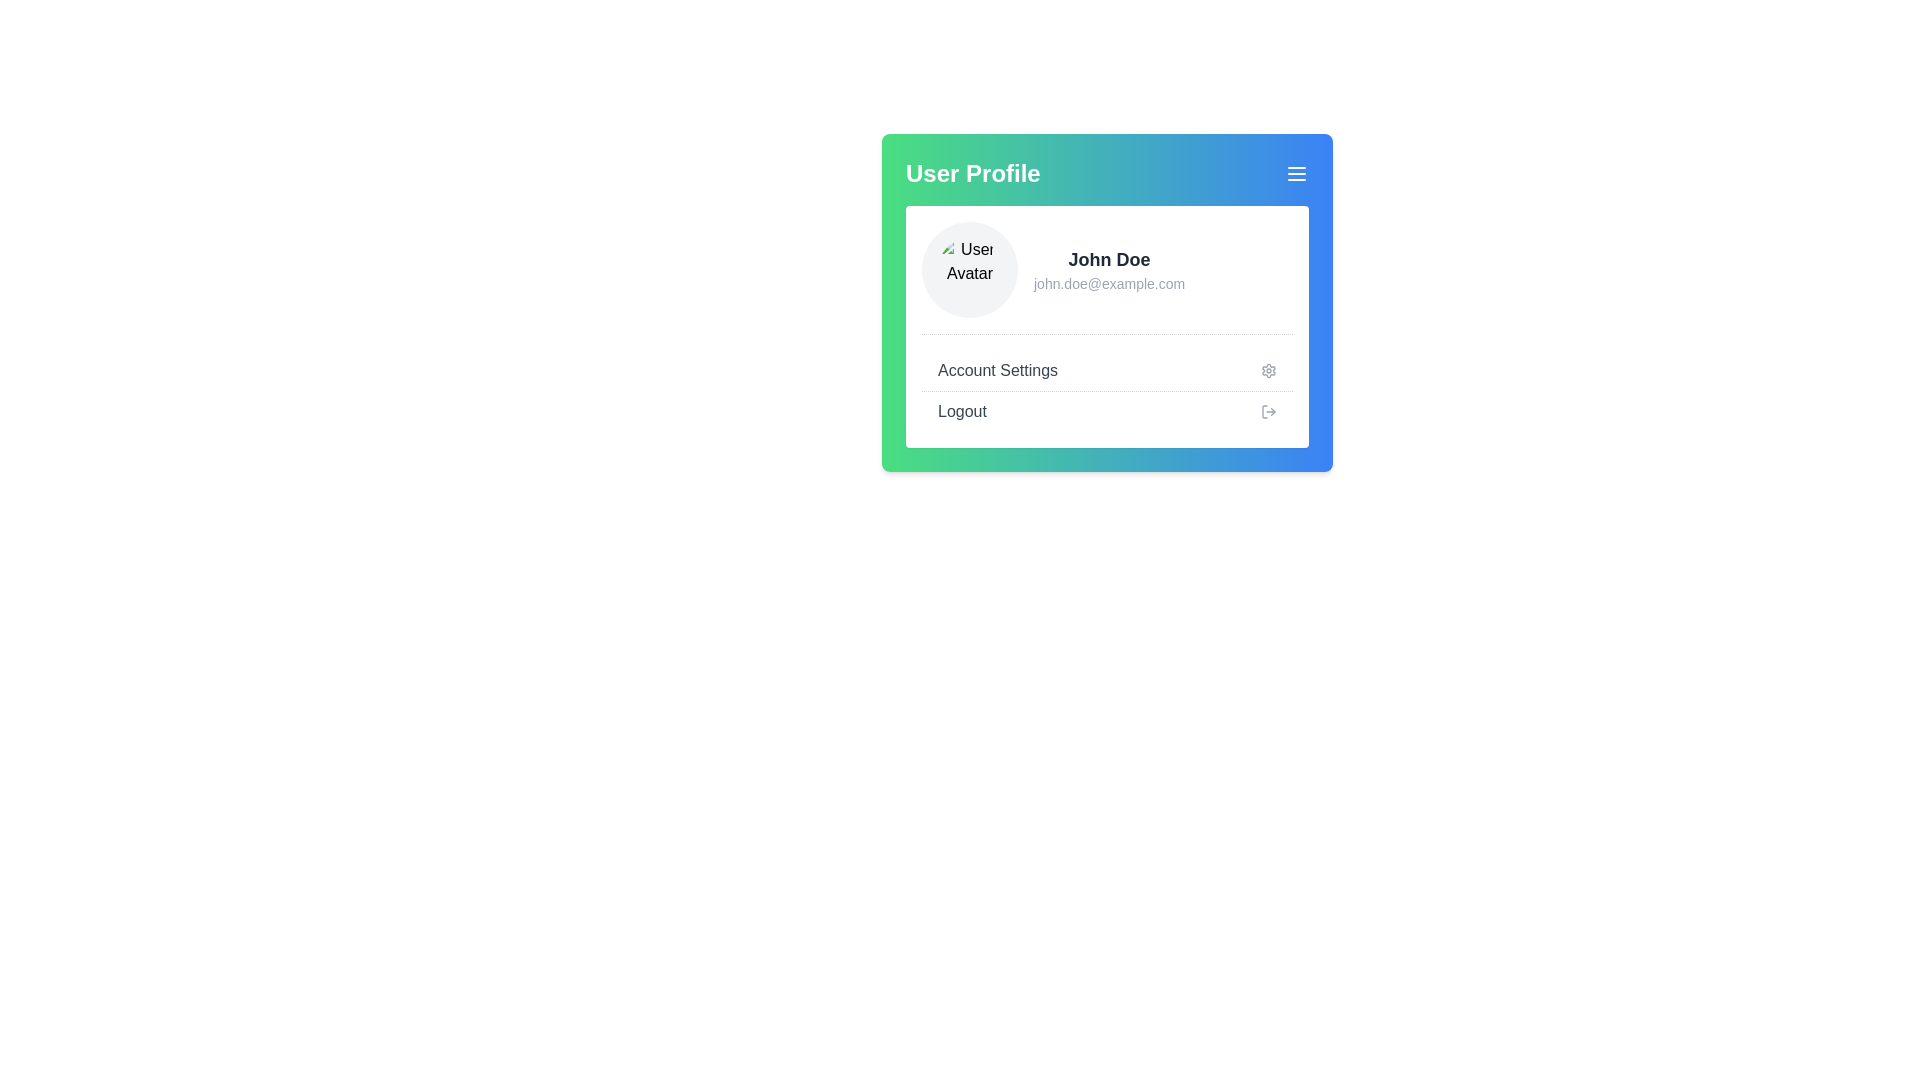  What do you see at coordinates (1267, 370) in the screenshot?
I see `the settings icon located adjacent to the 'Account Settings' text in the UI` at bounding box center [1267, 370].